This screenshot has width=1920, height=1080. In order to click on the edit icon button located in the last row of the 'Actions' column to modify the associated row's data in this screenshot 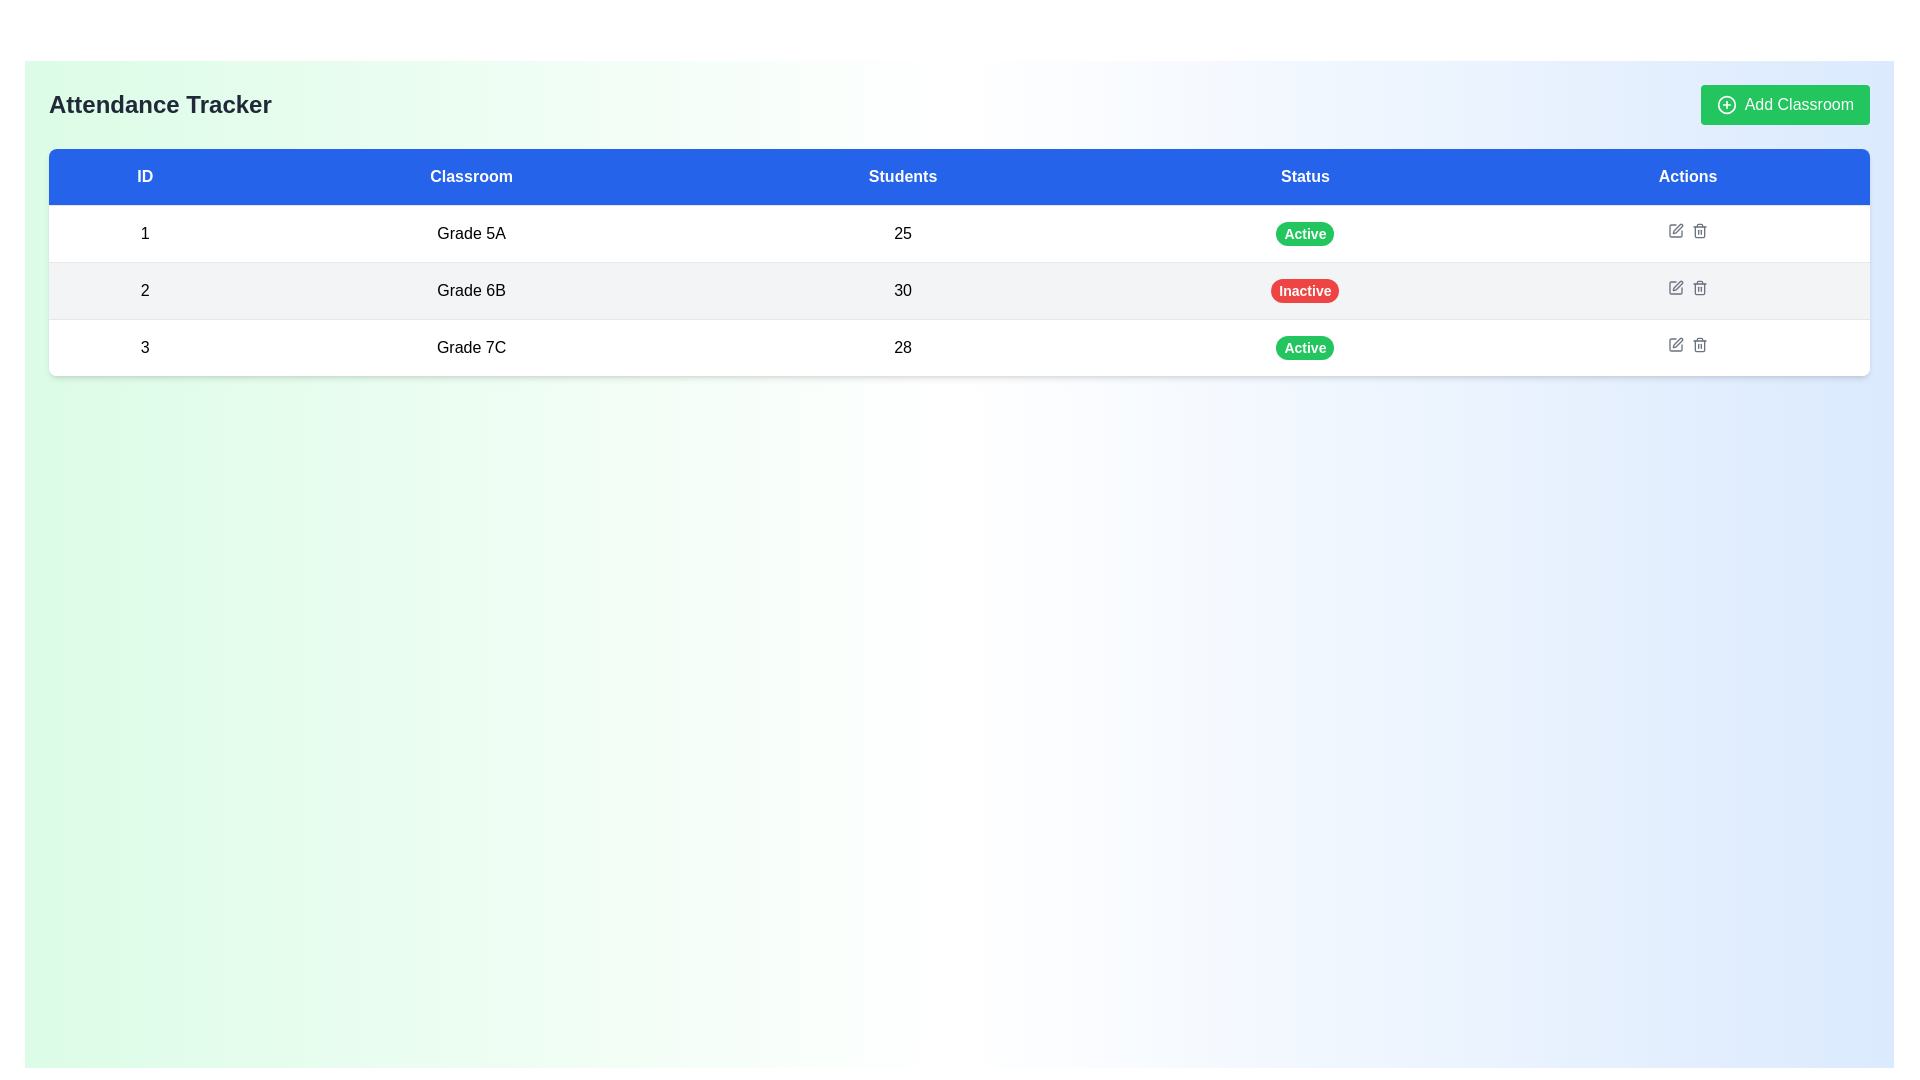, I will do `click(1675, 343)`.